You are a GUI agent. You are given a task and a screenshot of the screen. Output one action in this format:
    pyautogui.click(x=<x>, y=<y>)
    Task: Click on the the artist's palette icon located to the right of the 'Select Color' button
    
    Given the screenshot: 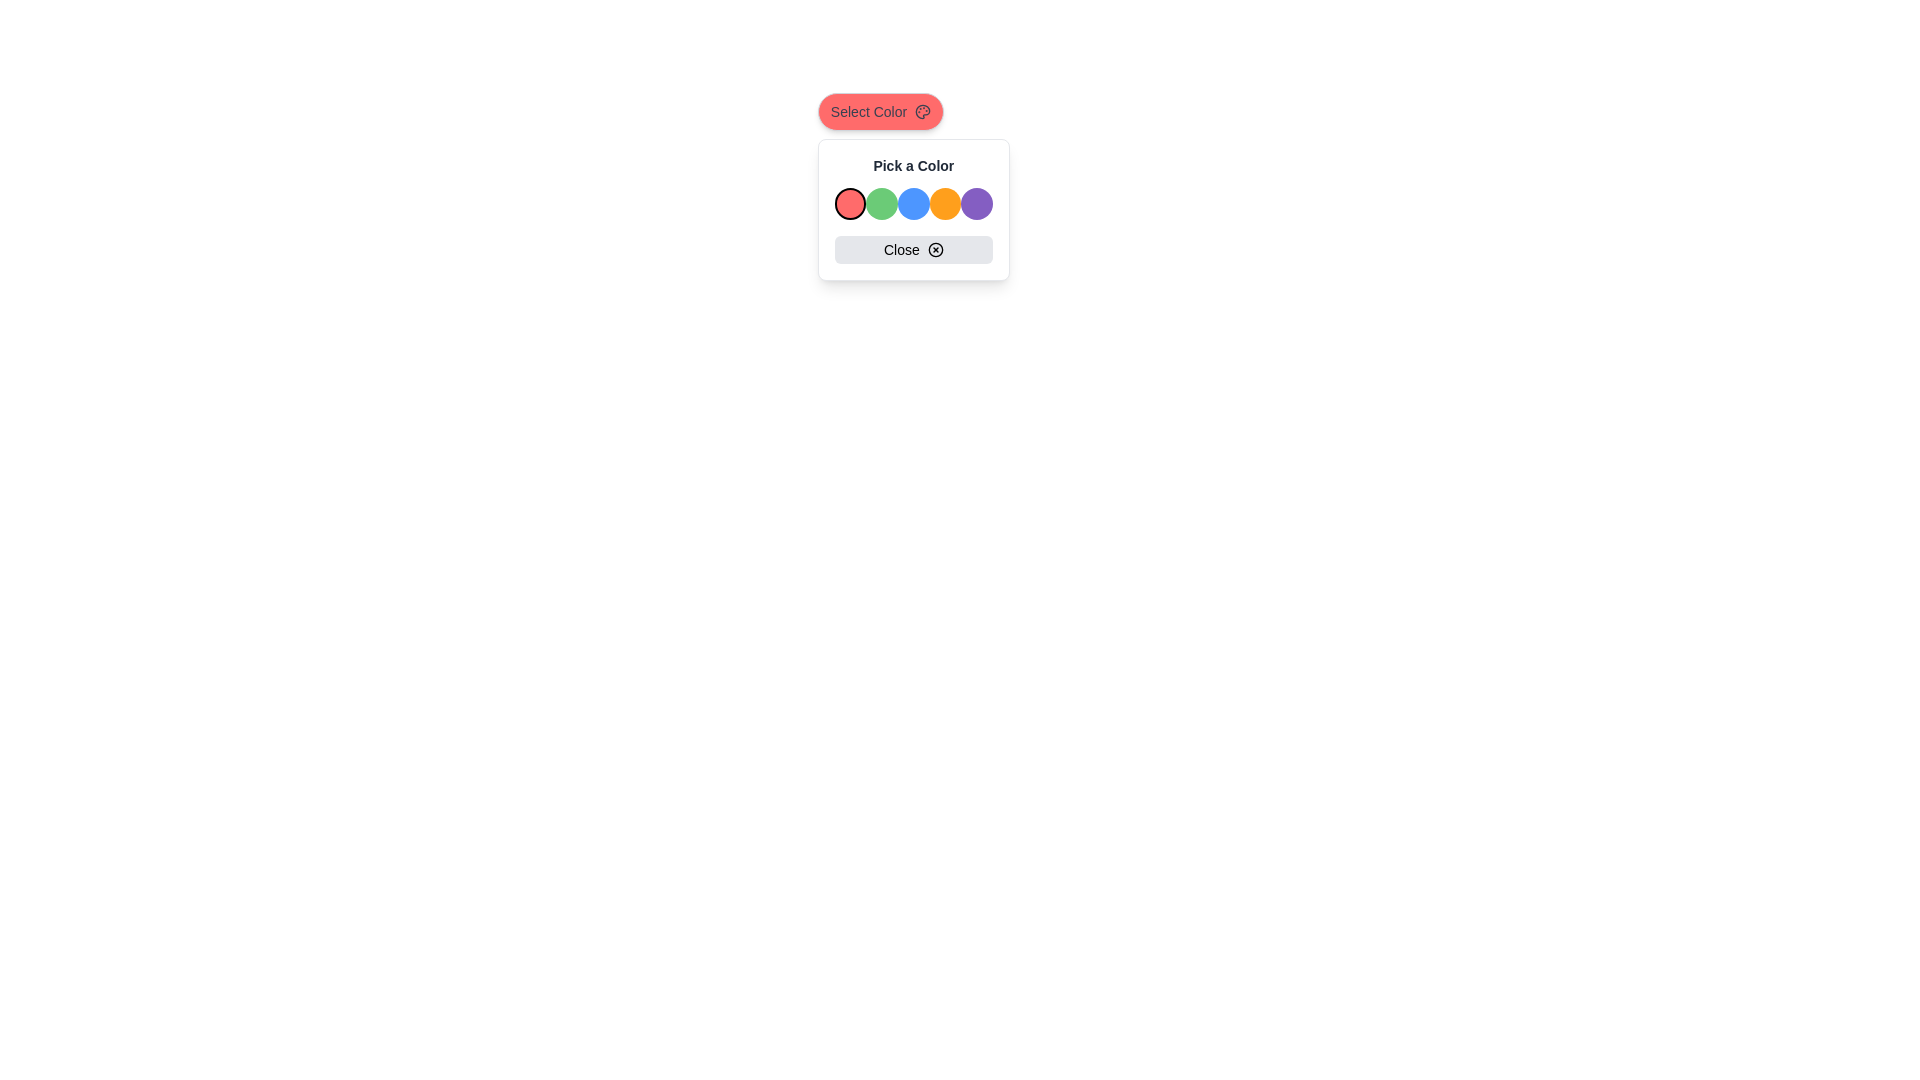 What is the action you would take?
    pyautogui.click(x=922, y=111)
    